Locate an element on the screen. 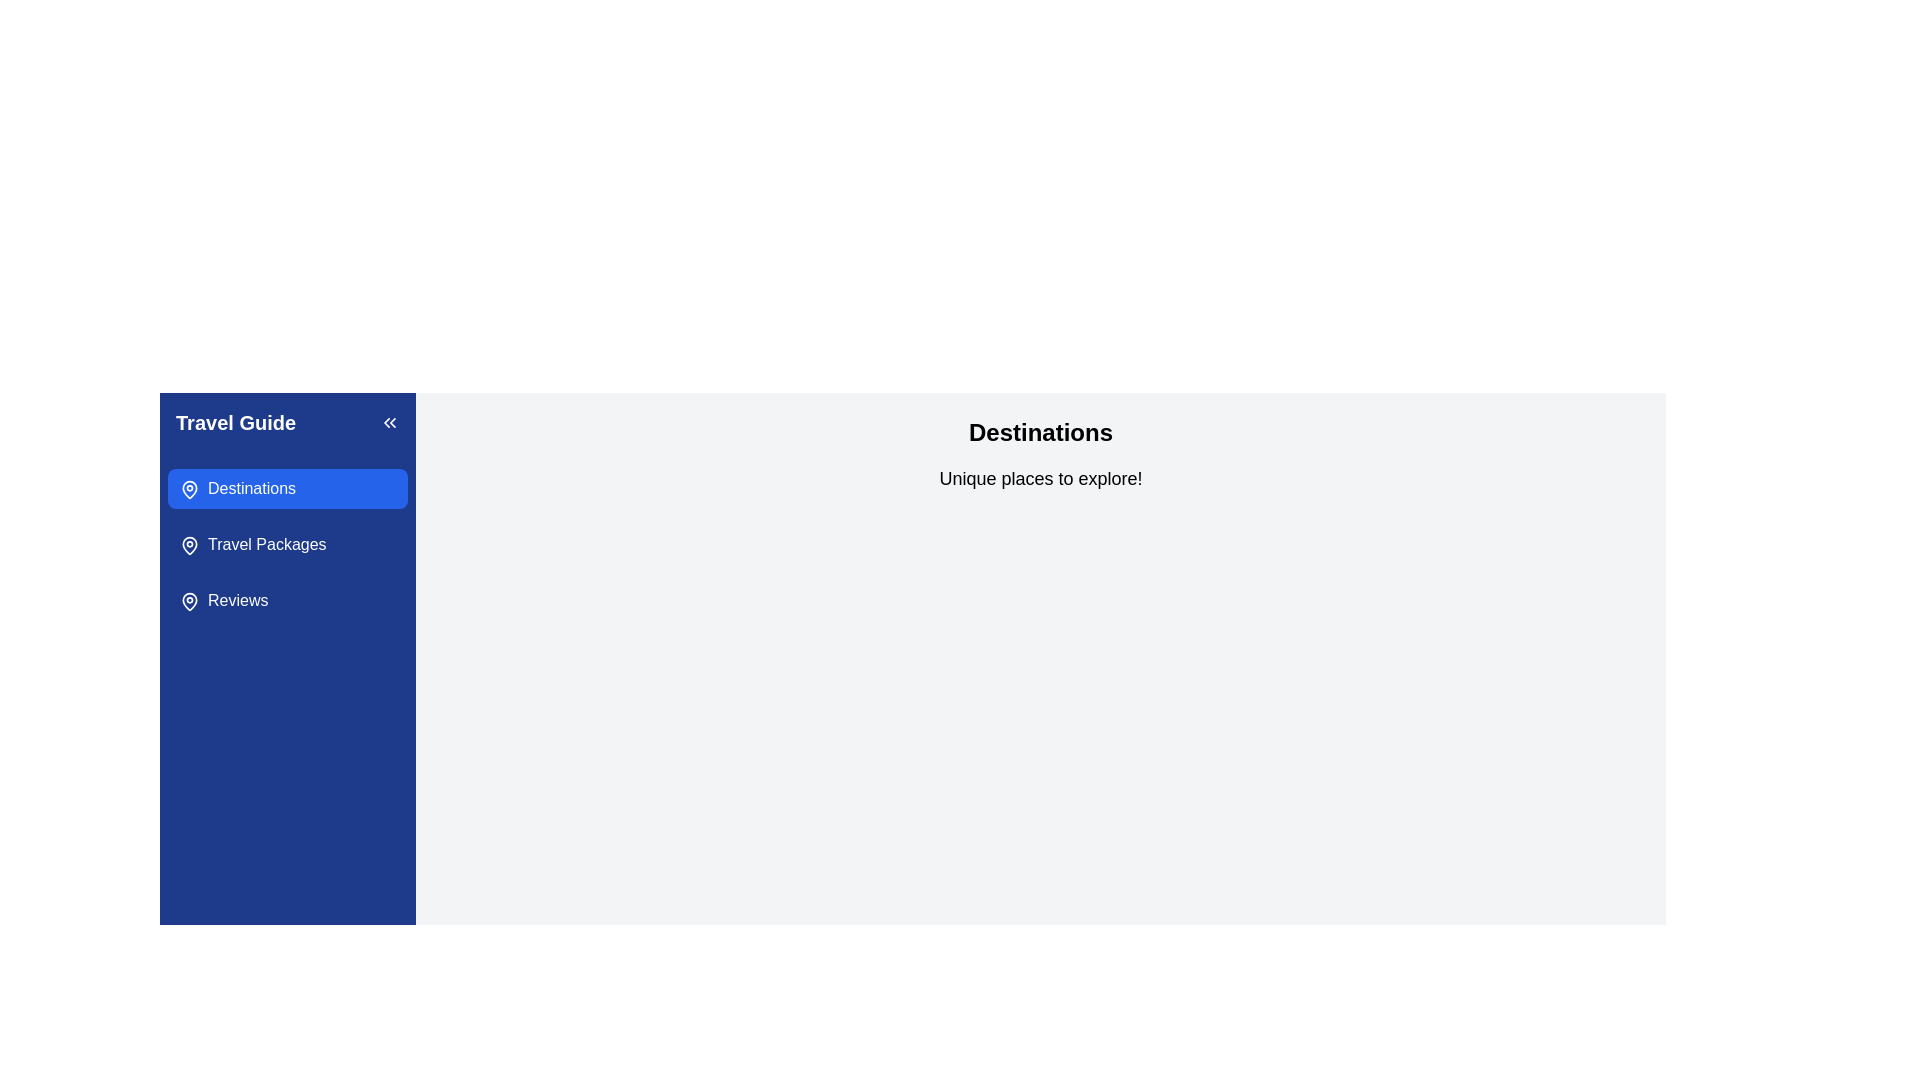 Image resolution: width=1920 pixels, height=1080 pixels. the map pin SVG icon associated with the 'Reviews' menu item located on the left vertical navigation menu is located at coordinates (190, 600).